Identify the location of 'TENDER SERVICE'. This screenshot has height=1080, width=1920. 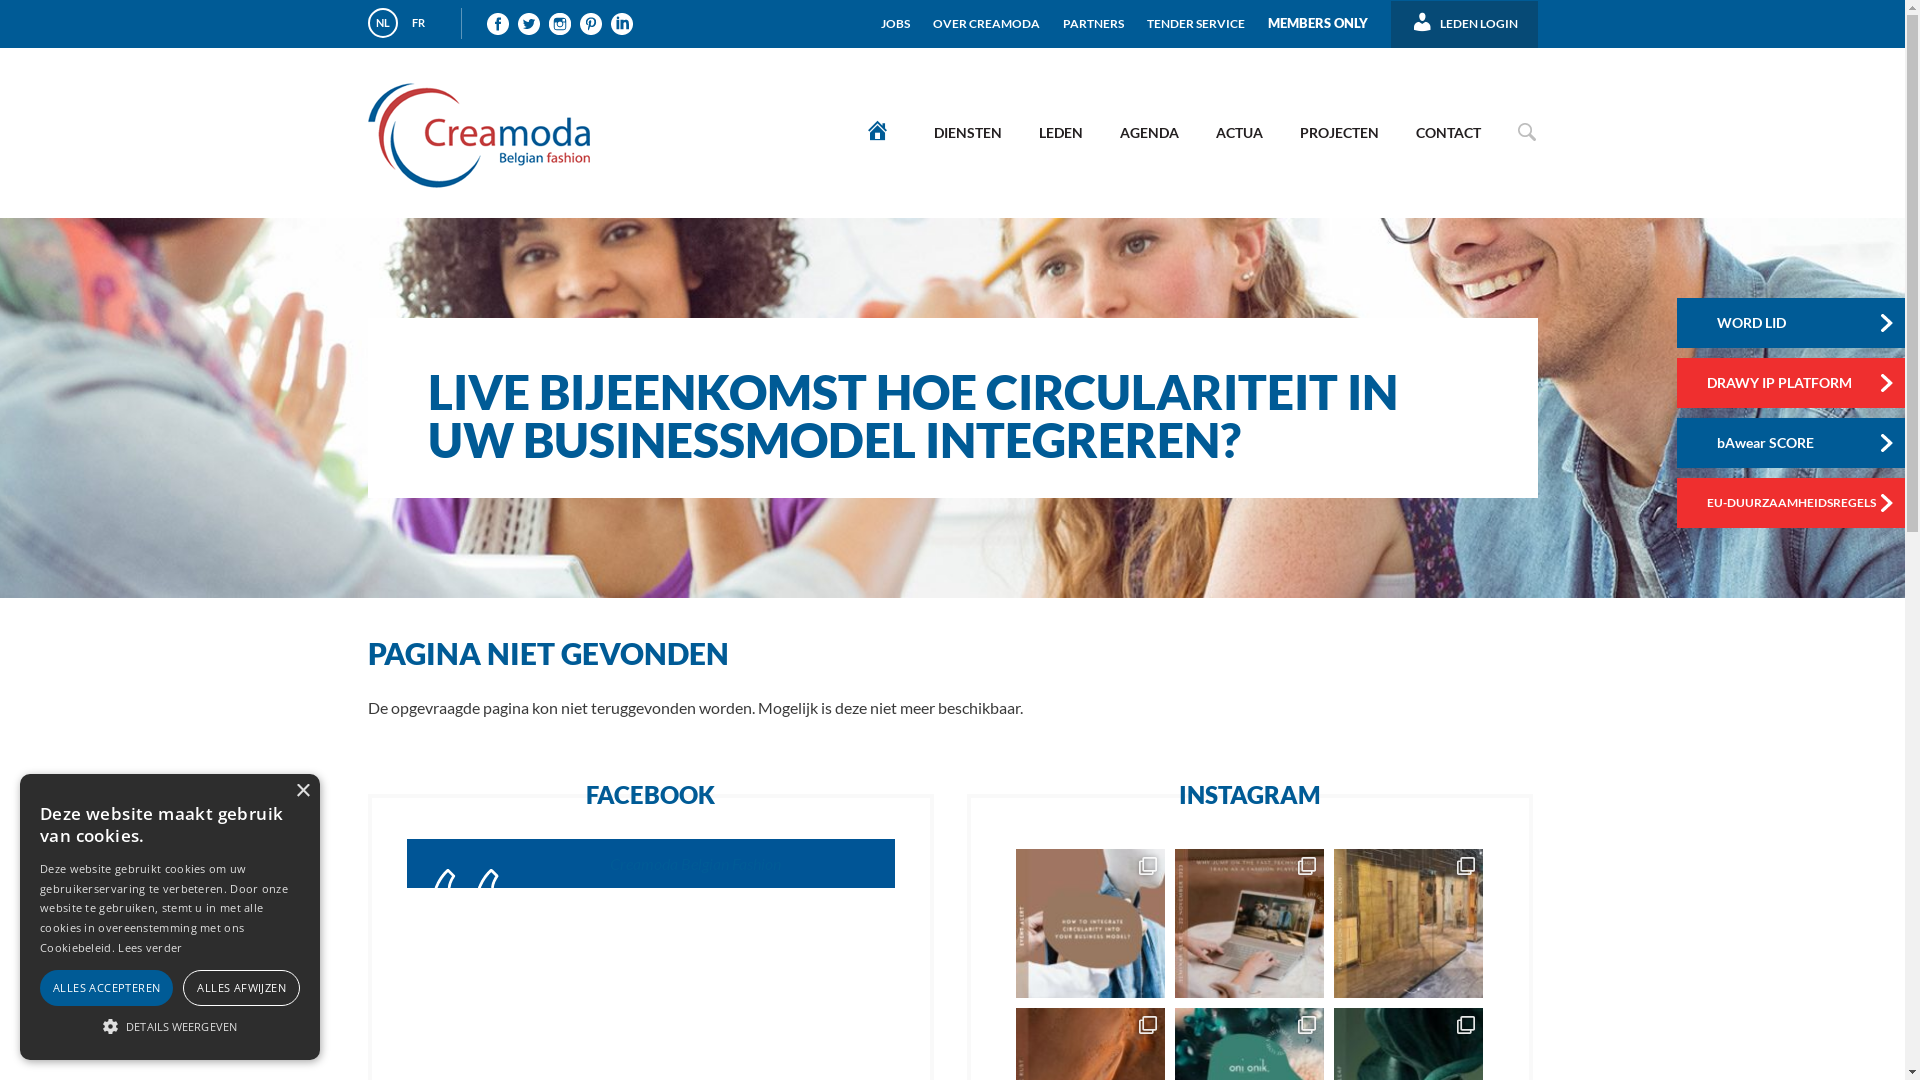
(1147, 15).